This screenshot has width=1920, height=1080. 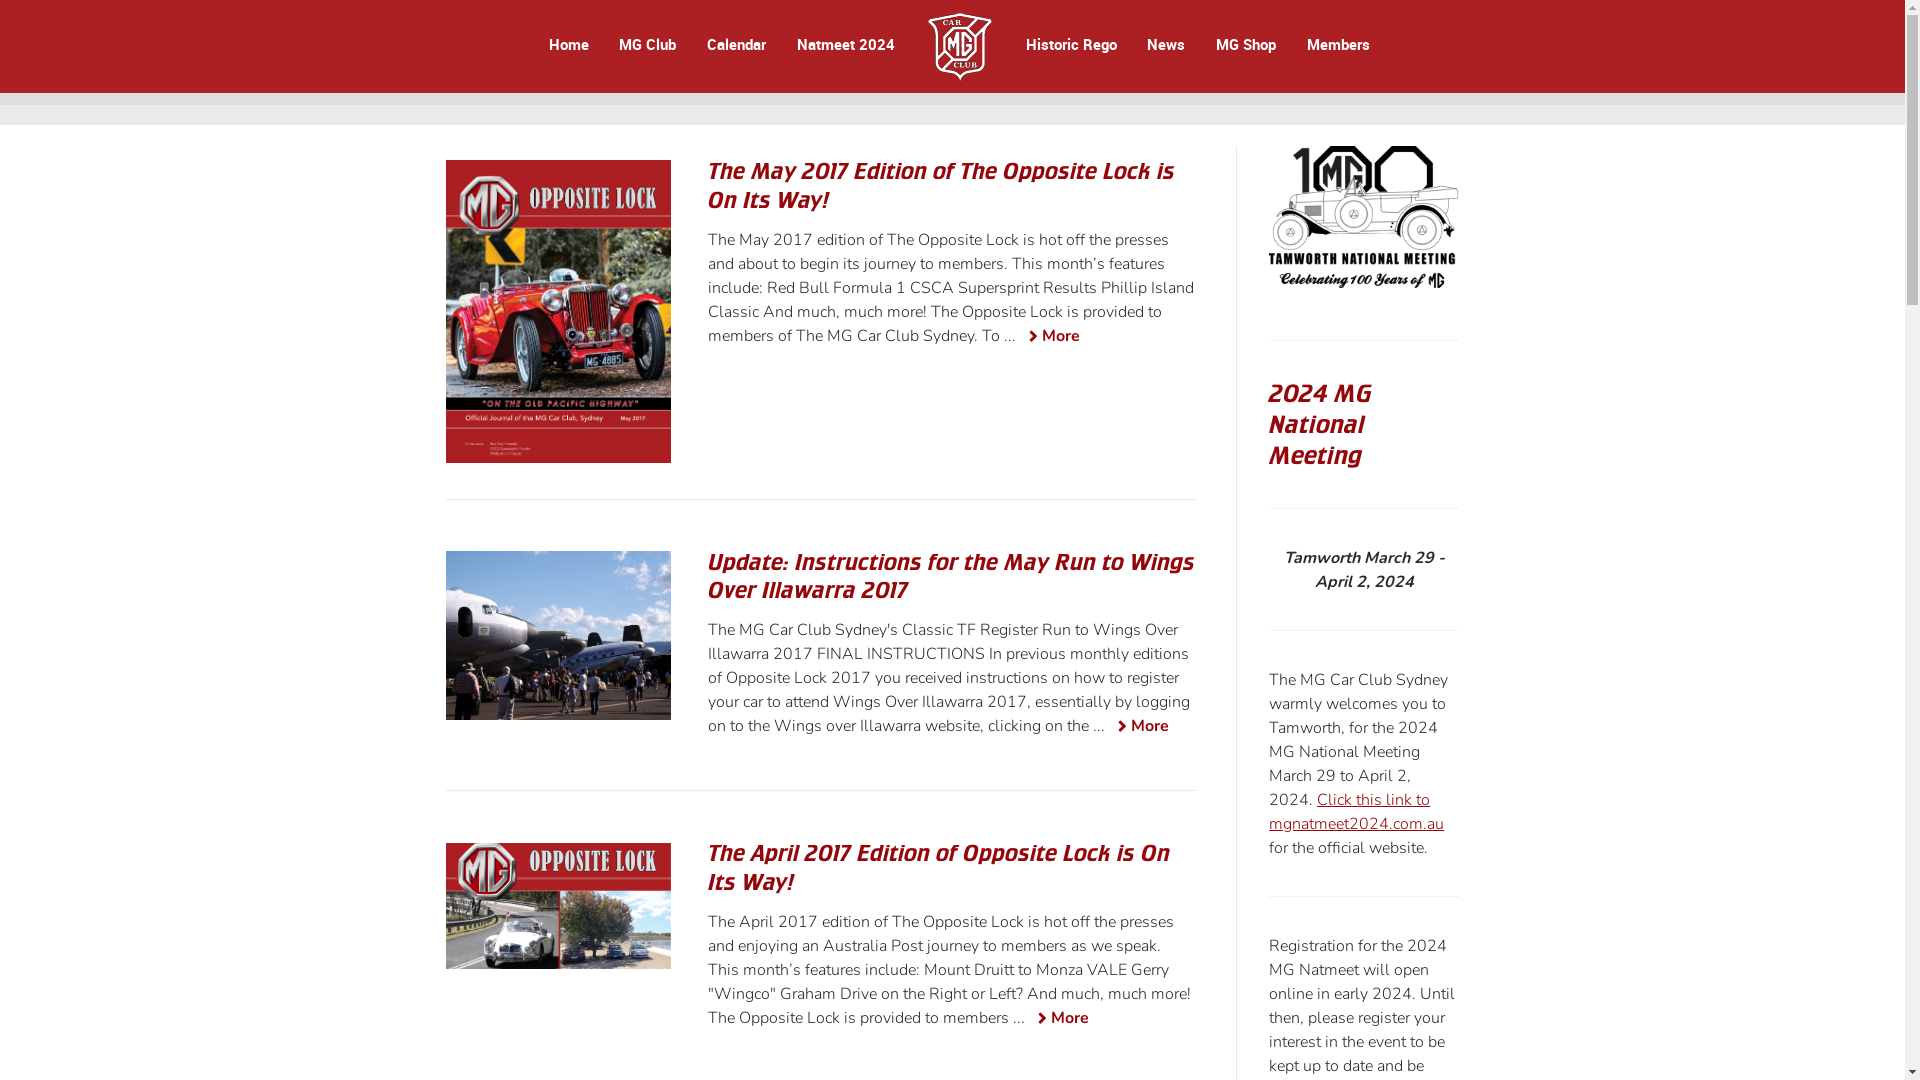 What do you see at coordinates (1138, 727) in the screenshot?
I see `'More'` at bounding box center [1138, 727].